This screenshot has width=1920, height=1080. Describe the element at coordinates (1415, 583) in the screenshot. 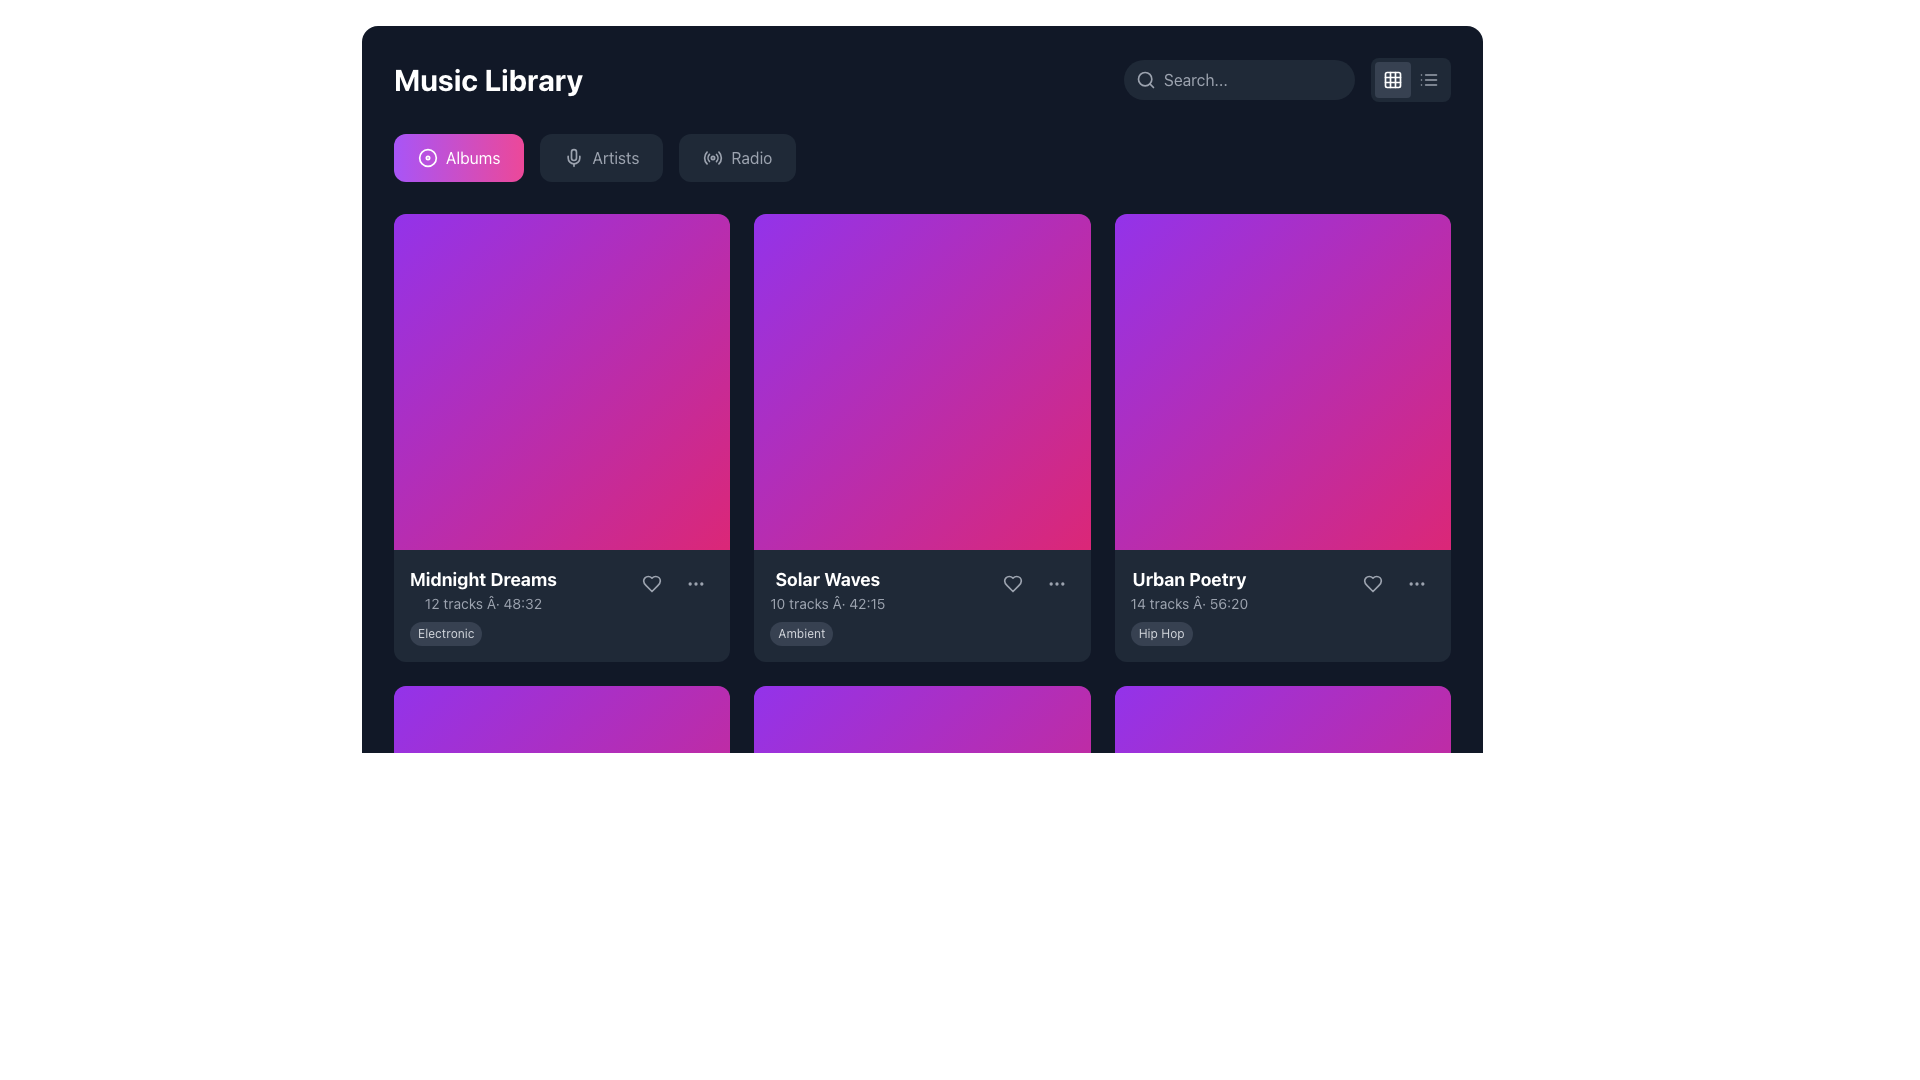

I see `the button` at that location.